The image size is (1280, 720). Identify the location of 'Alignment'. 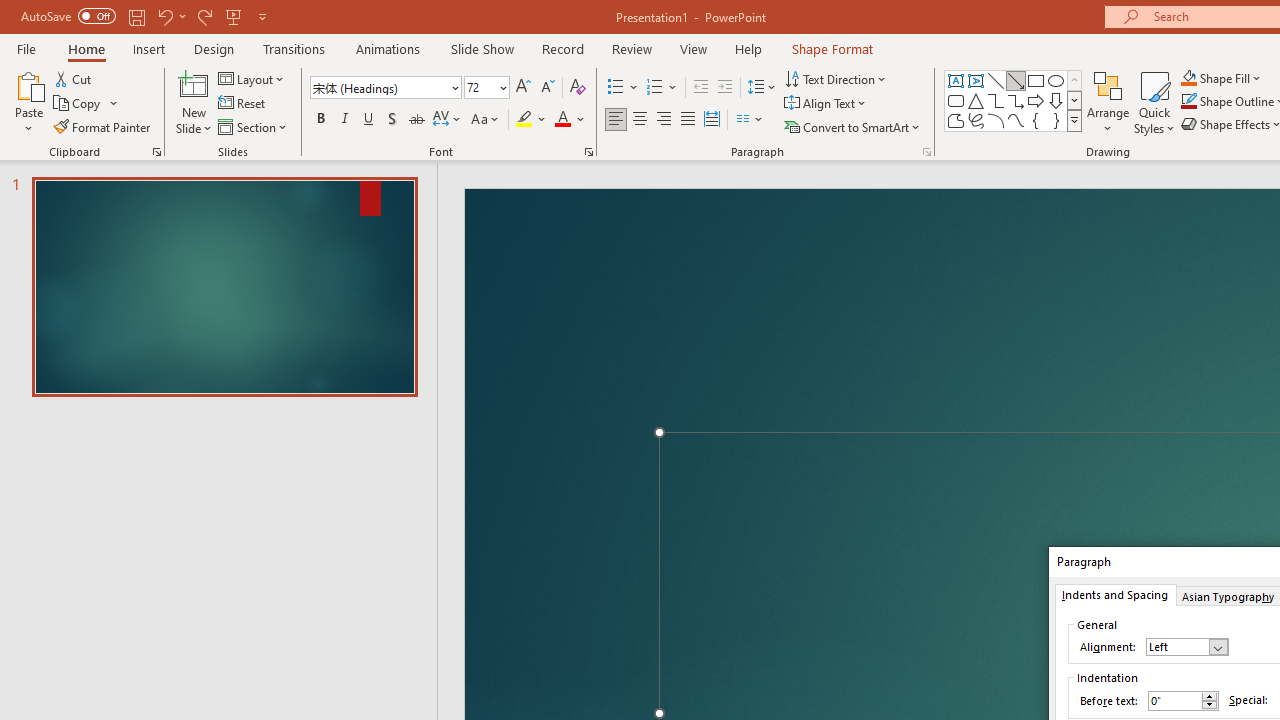
(1187, 646).